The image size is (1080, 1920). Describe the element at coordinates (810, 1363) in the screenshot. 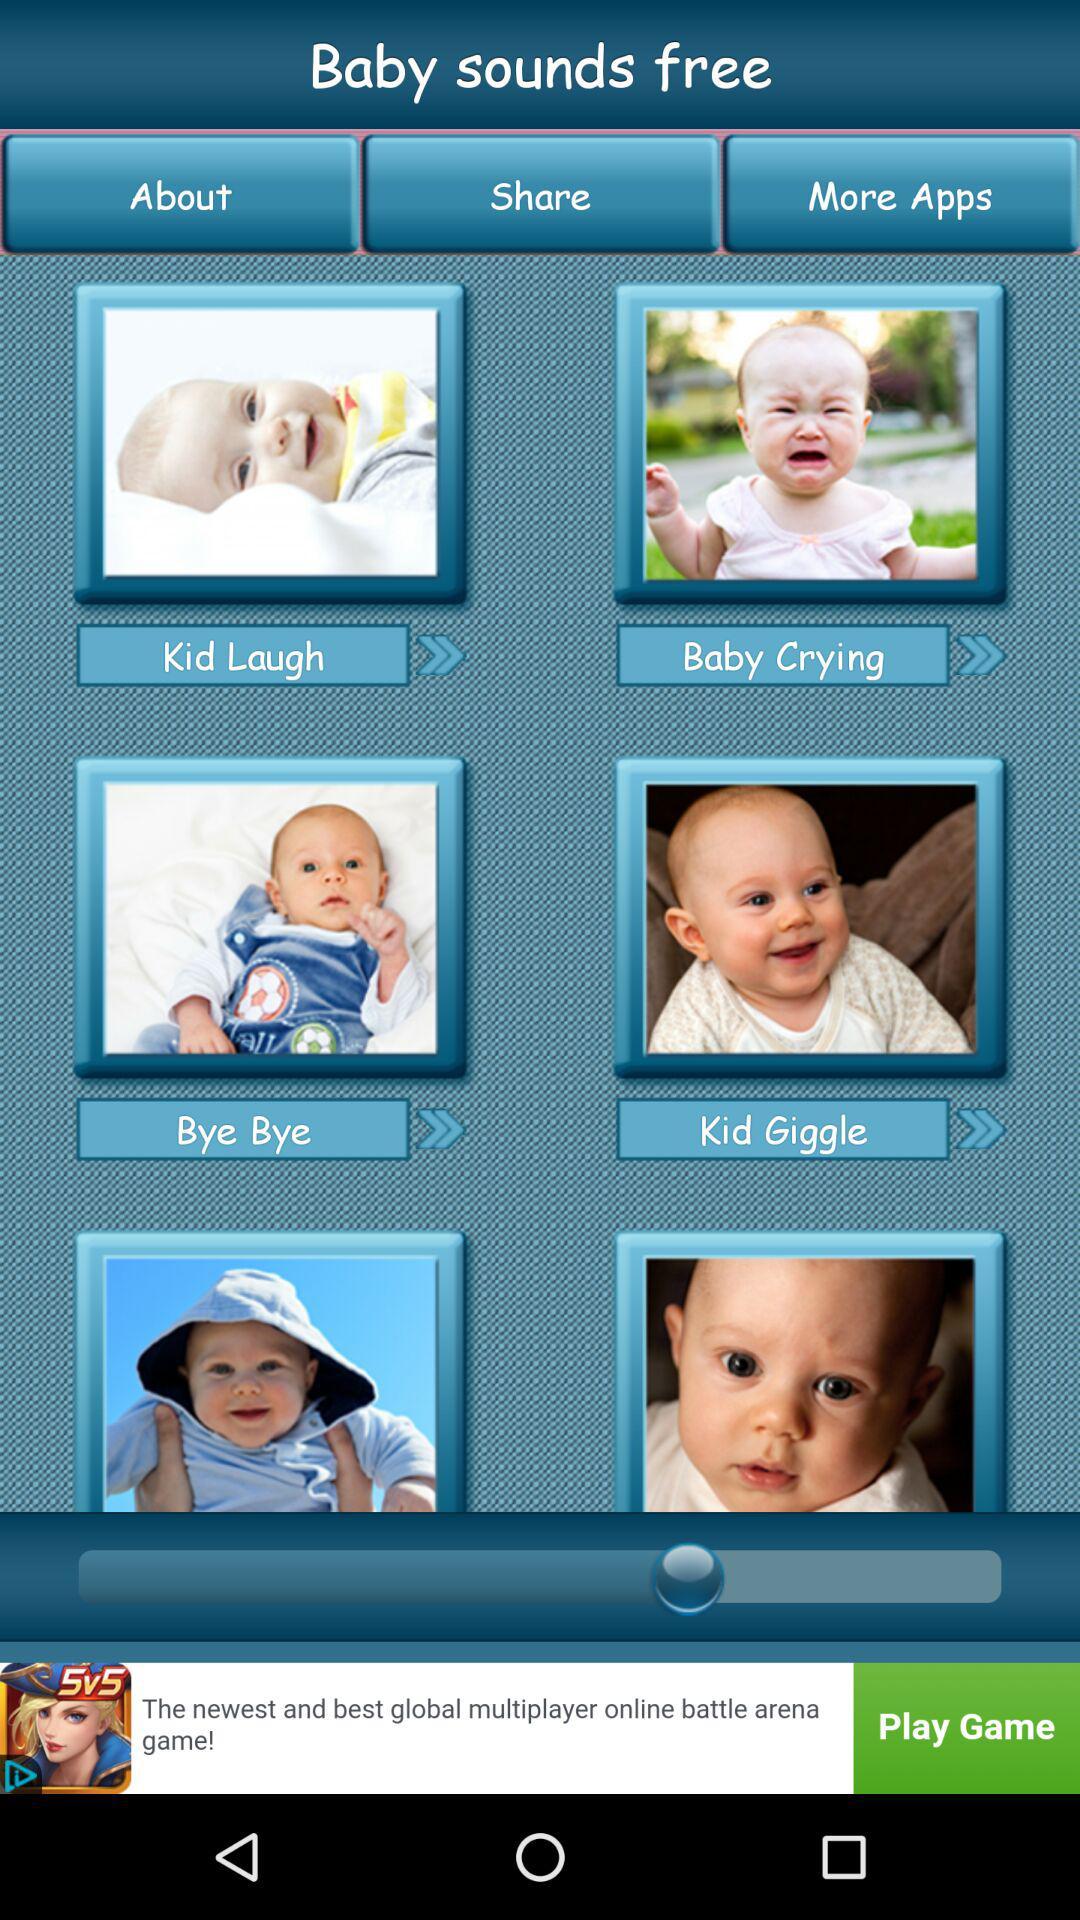

I see `open sound file` at that location.